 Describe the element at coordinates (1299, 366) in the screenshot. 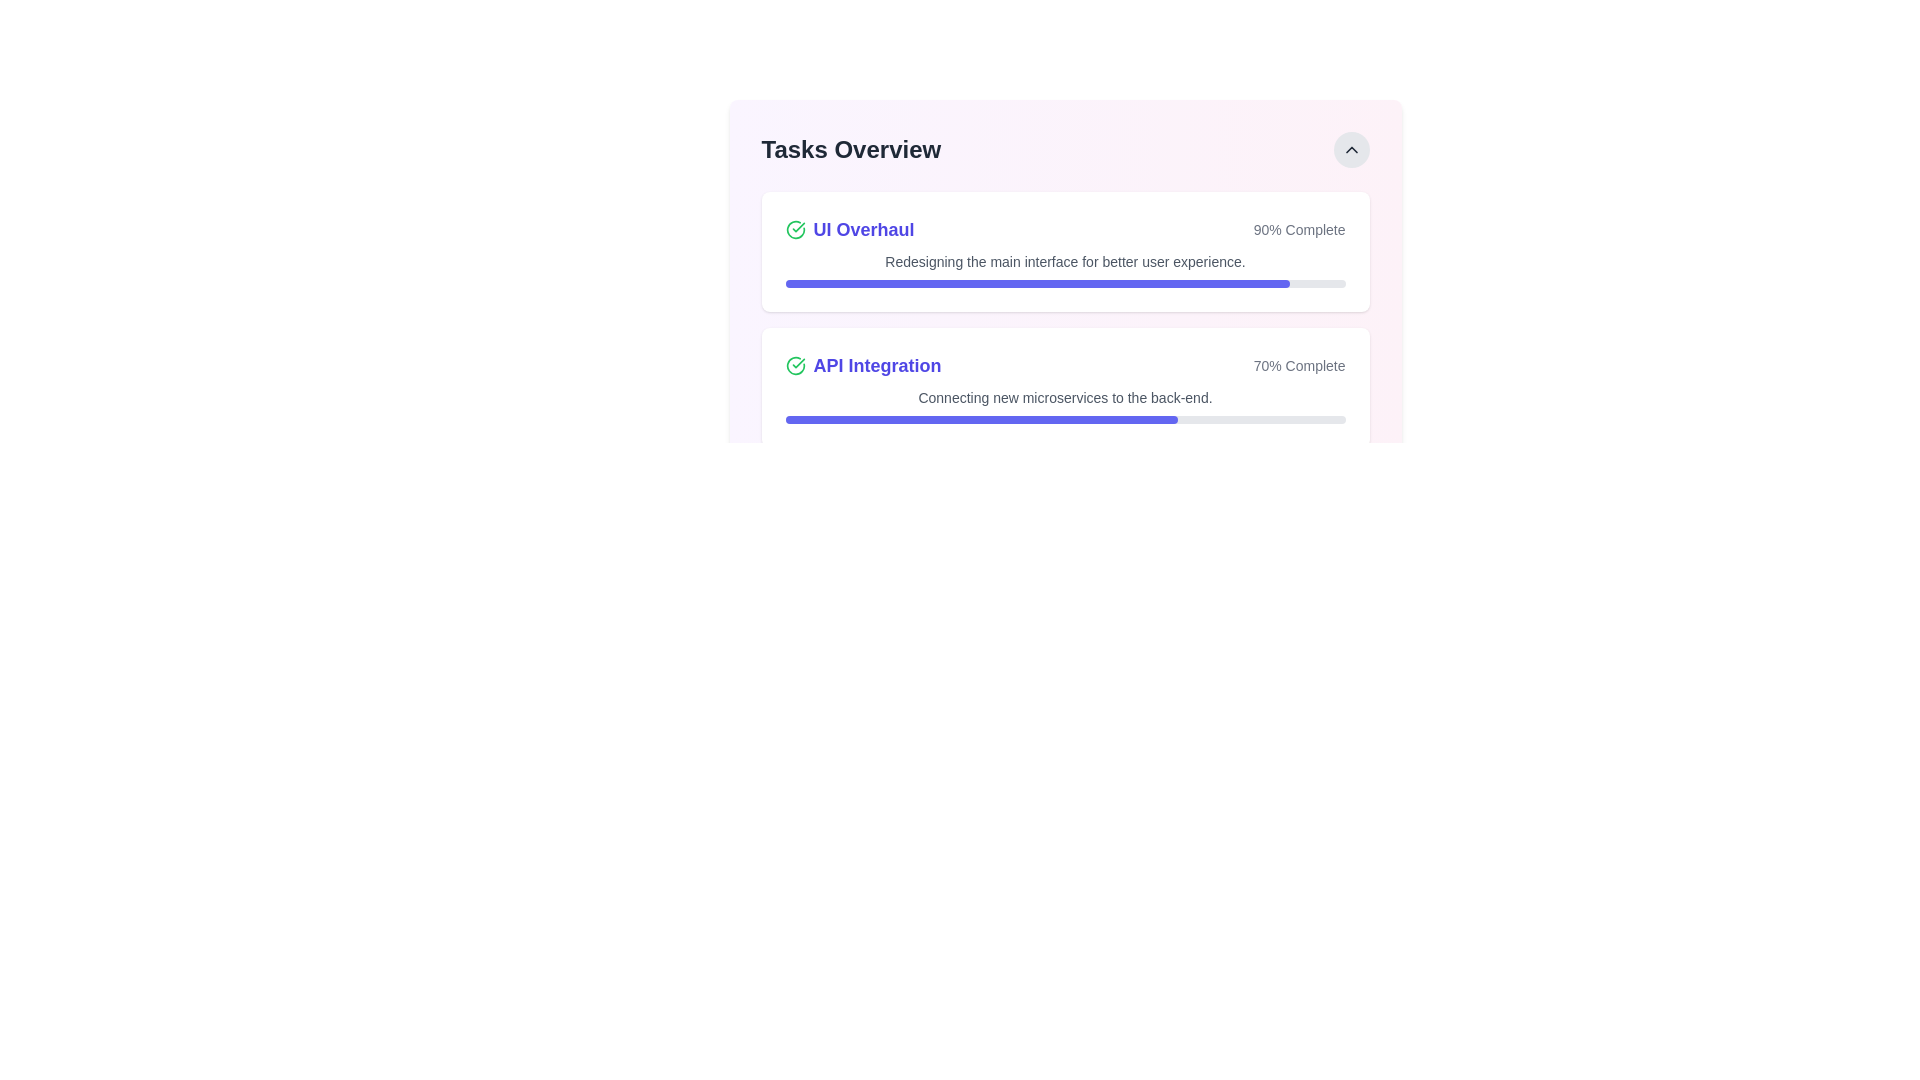

I see `the progress indicator text that shows the percentage completion of the 'API Integration' task, positioned to the right of the 'API Integration' heading in the task summary component` at that location.